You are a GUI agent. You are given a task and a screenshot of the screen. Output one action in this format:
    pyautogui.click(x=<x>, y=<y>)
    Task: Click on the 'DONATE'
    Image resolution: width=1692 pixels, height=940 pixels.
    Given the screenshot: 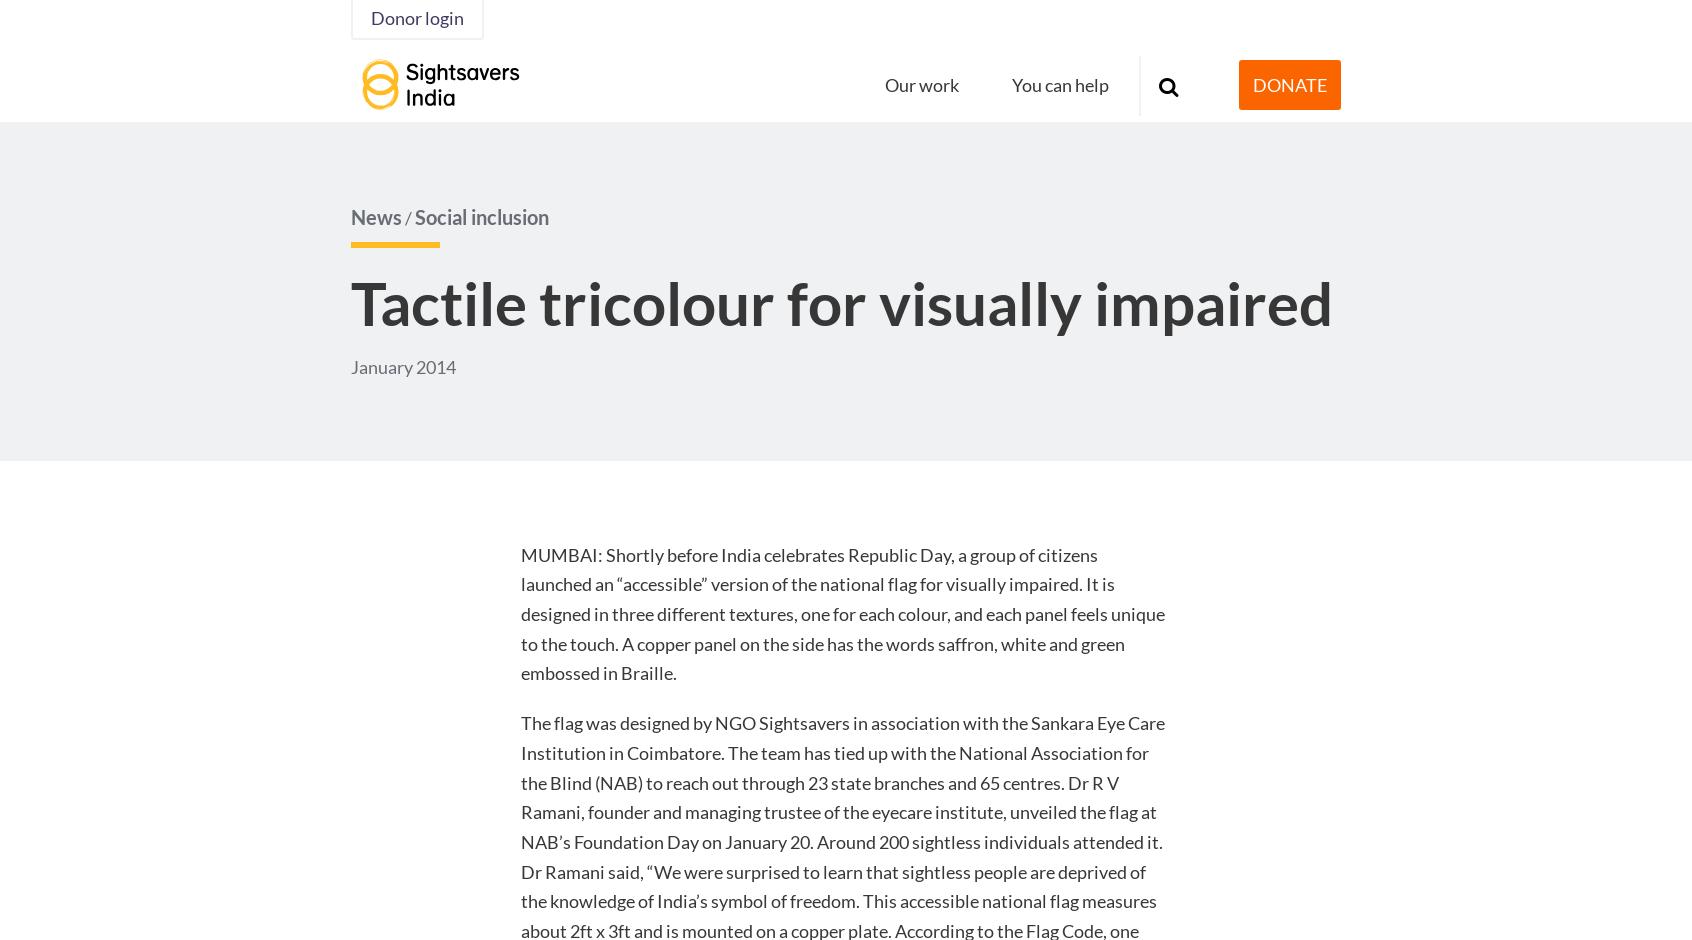 What is the action you would take?
    pyautogui.click(x=1252, y=84)
    